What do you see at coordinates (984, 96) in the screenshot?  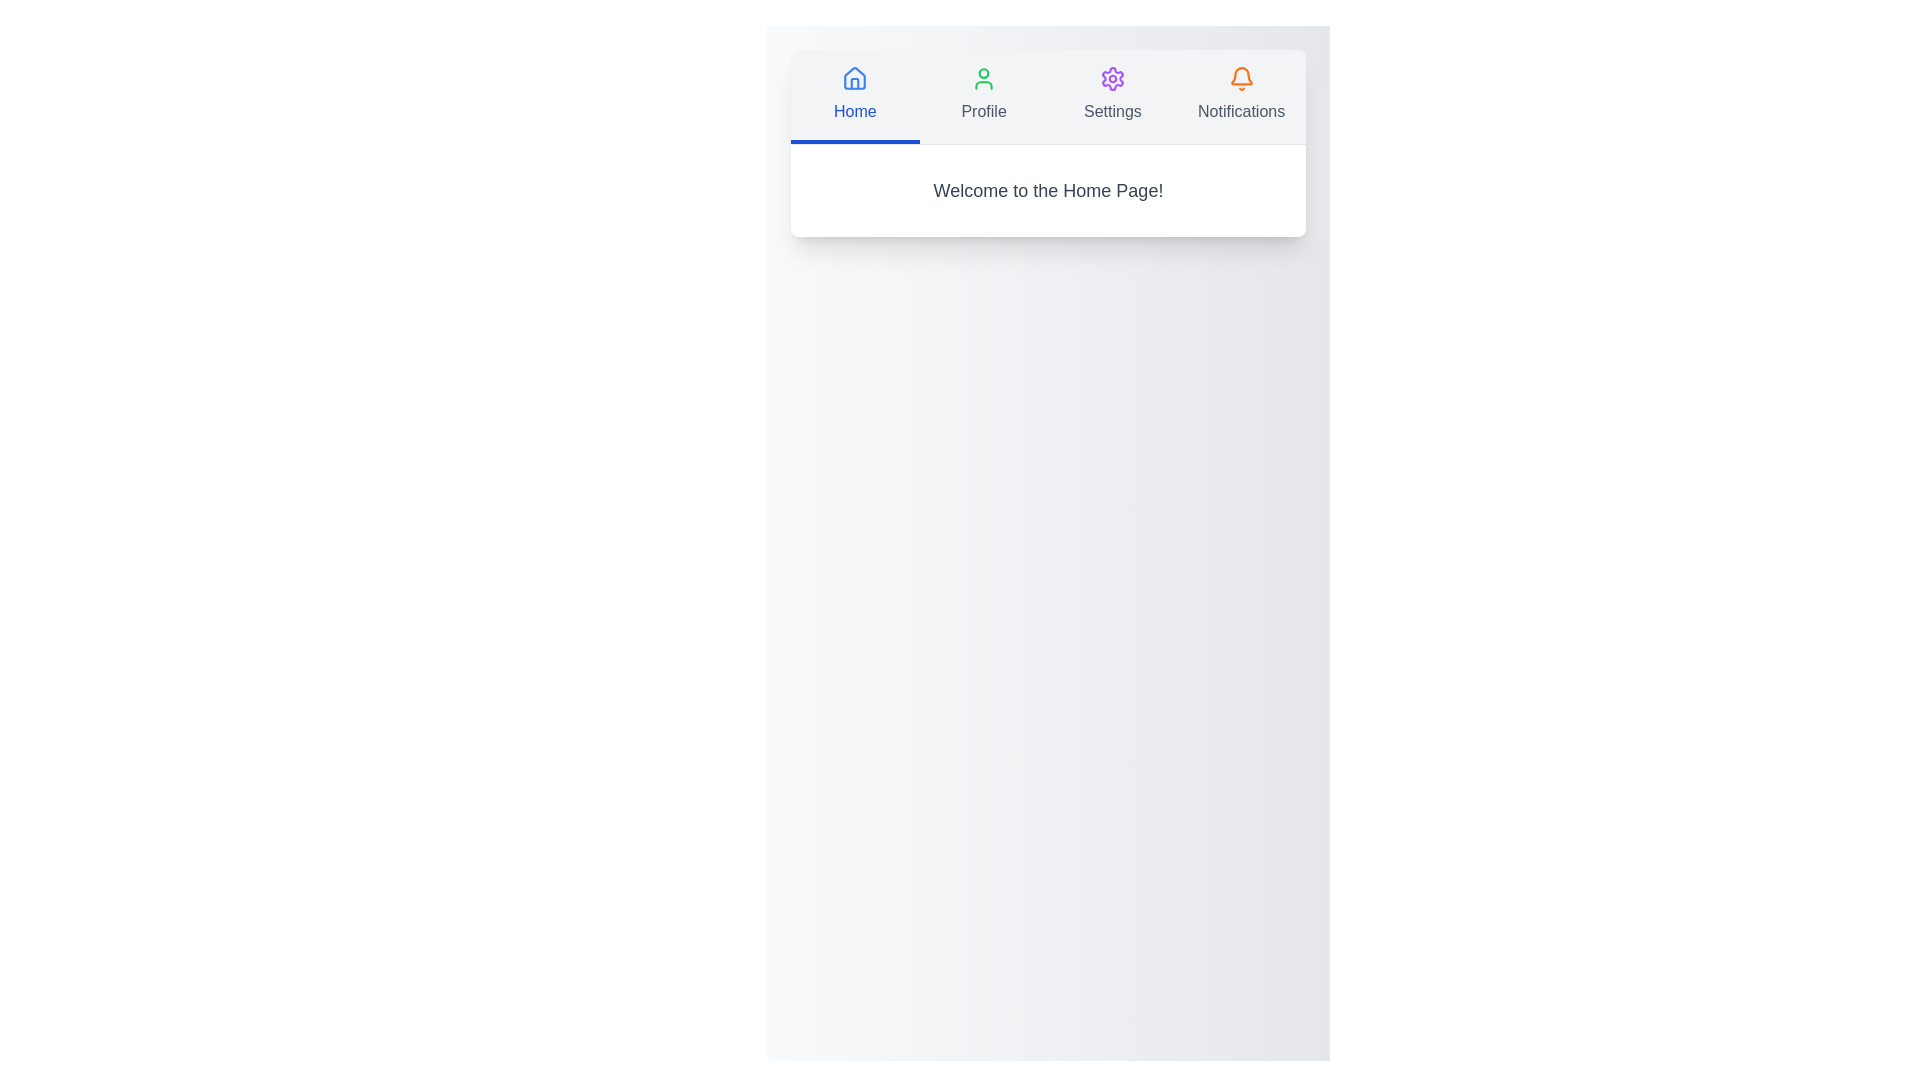 I see `the Profile tab` at bounding box center [984, 96].